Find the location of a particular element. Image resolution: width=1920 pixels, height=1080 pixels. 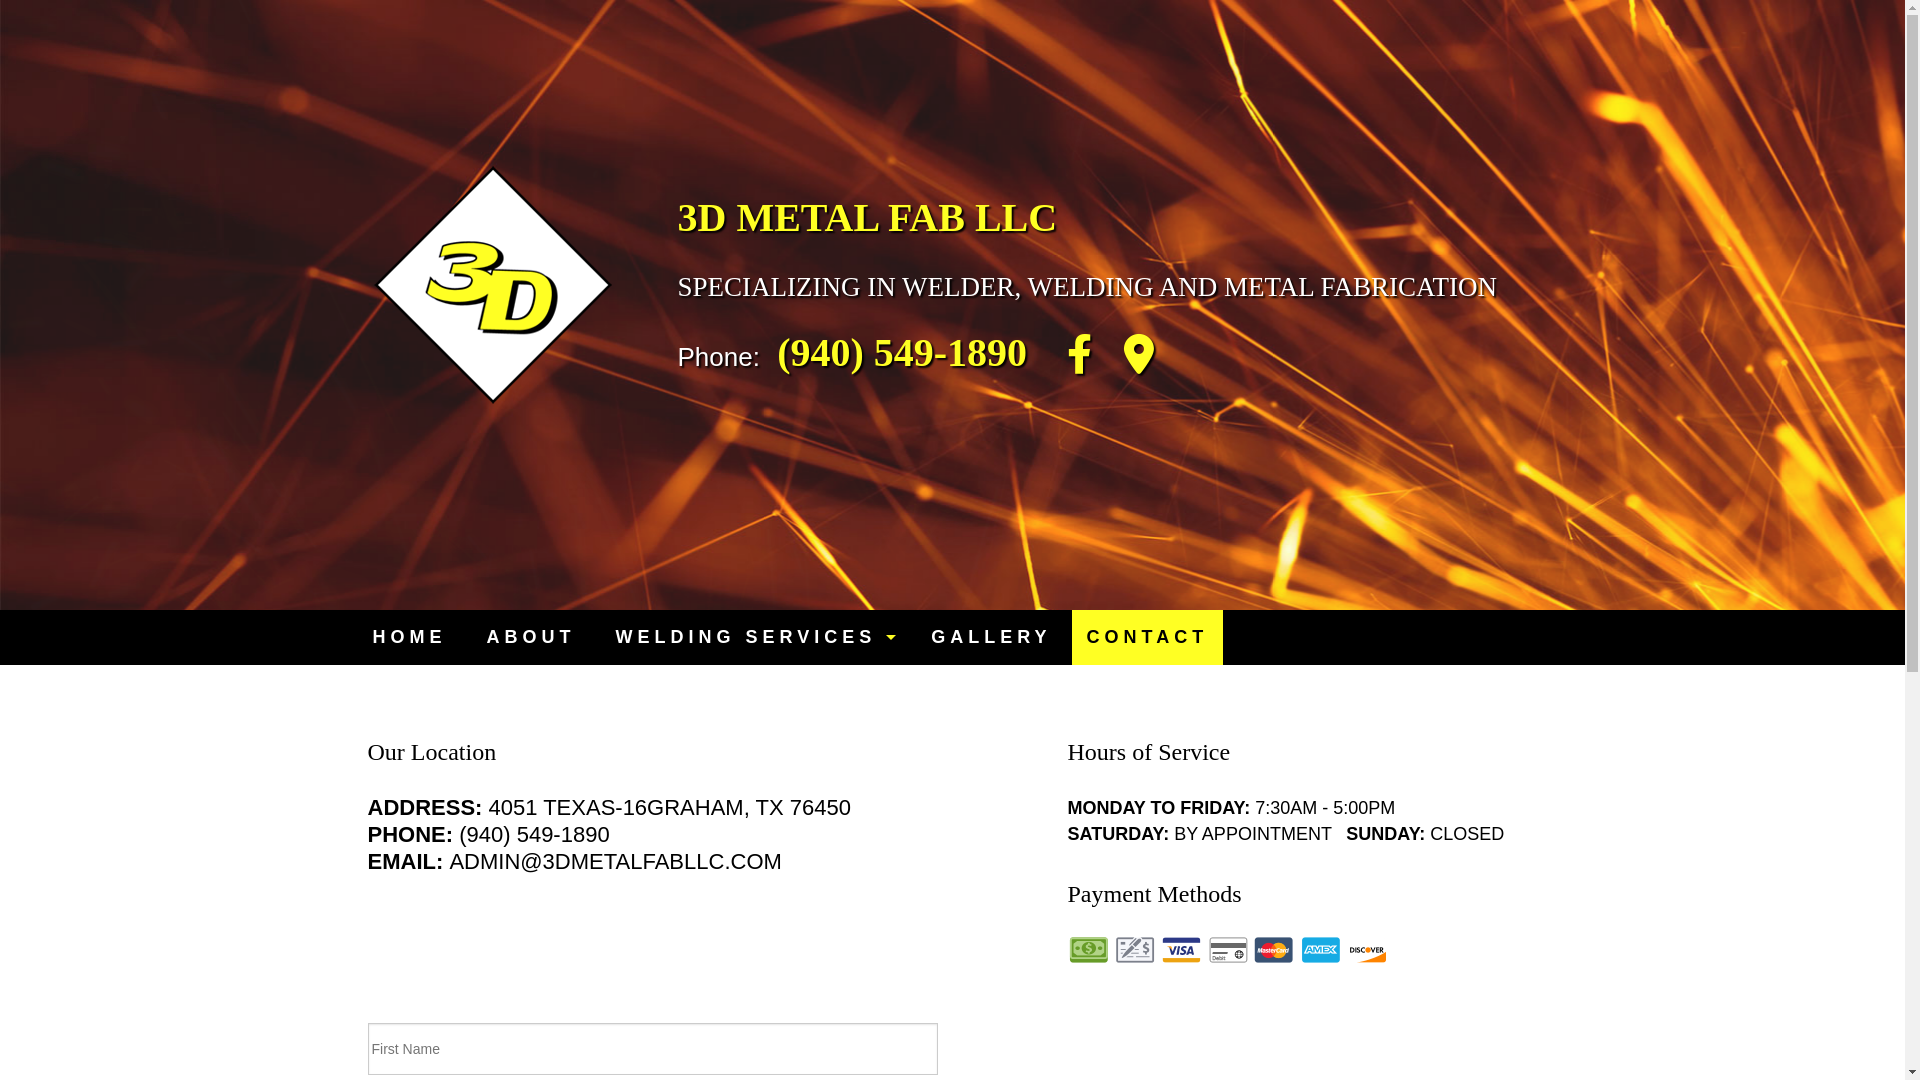

'GALLERY' is located at coordinates (910, 637).